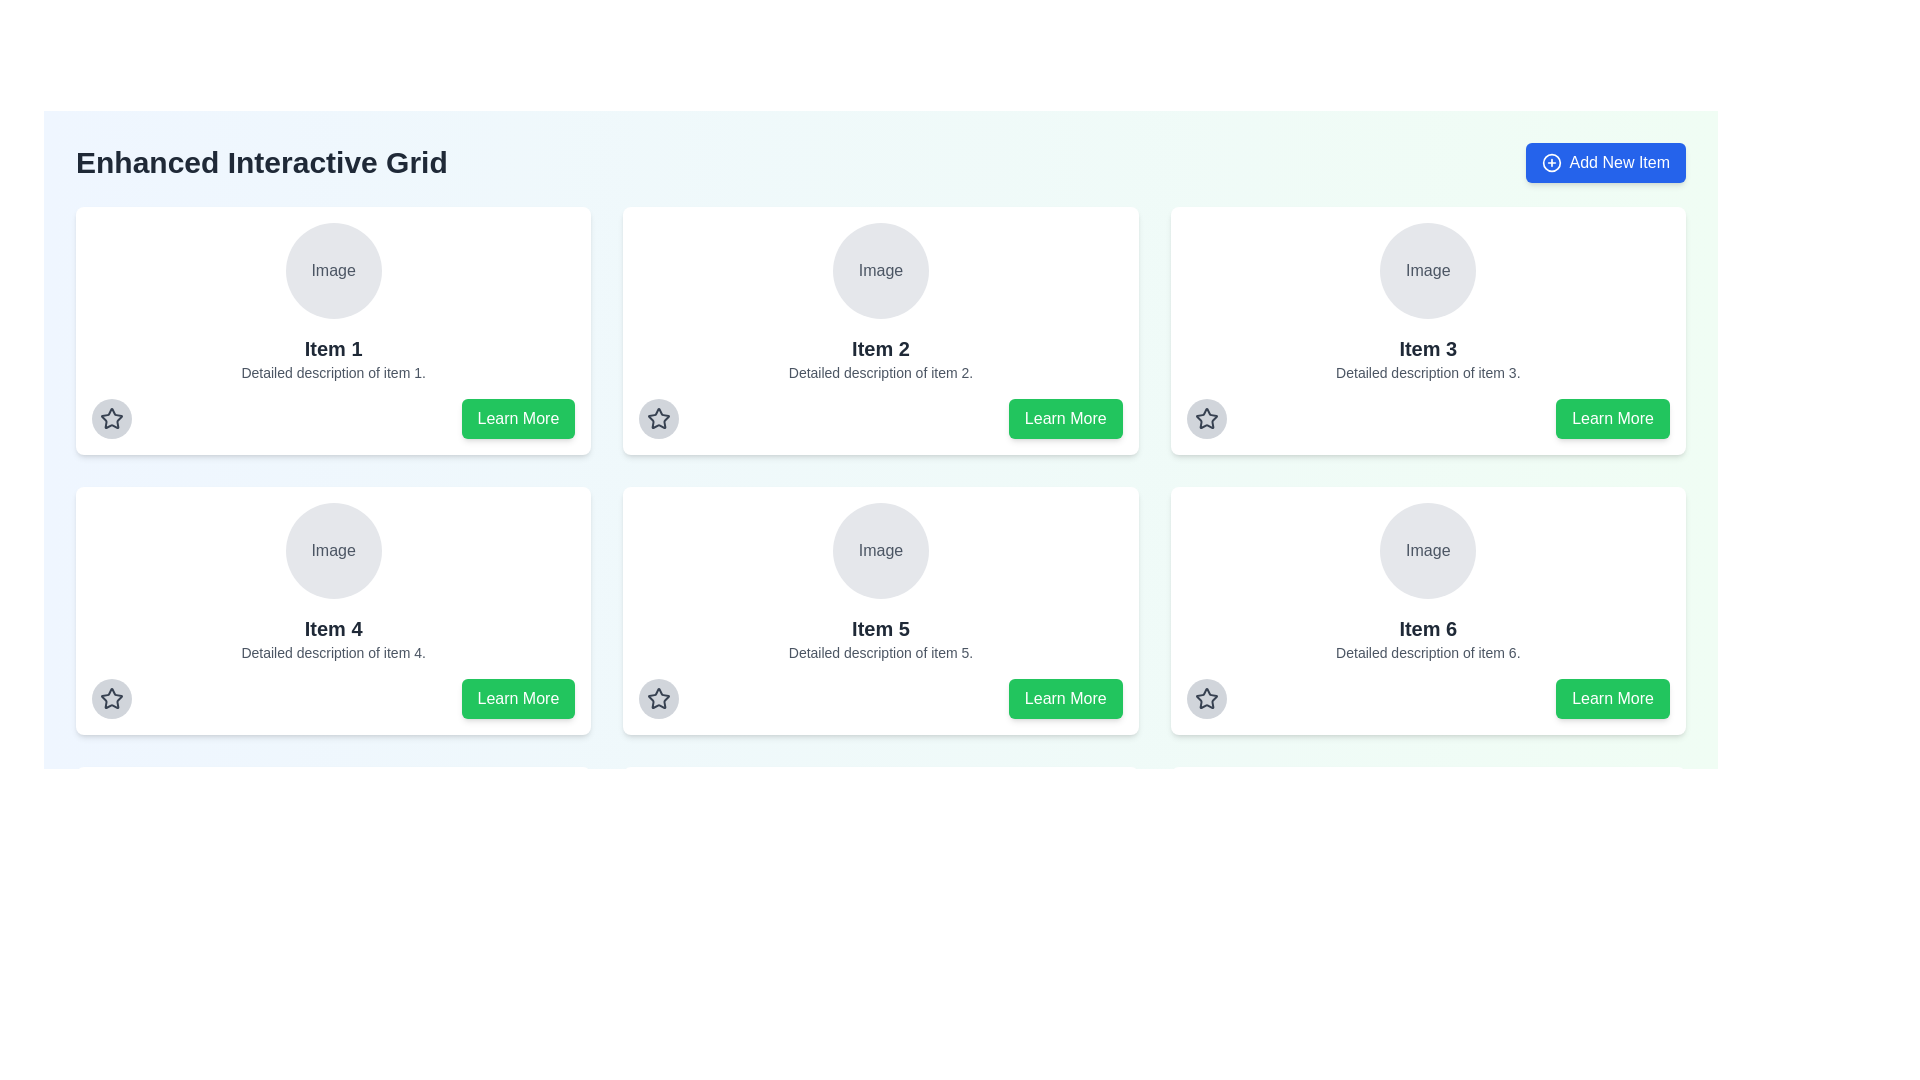 Image resolution: width=1920 pixels, height=1080 pixels. Describe the element at coordinates (333, 373) in the screenshot. I see `the text block that reads 'Detailed description of item 1.' located at the bottom of the card for 'Item 1', positioned beneath its header and above the 'Learn More' button` at that location.